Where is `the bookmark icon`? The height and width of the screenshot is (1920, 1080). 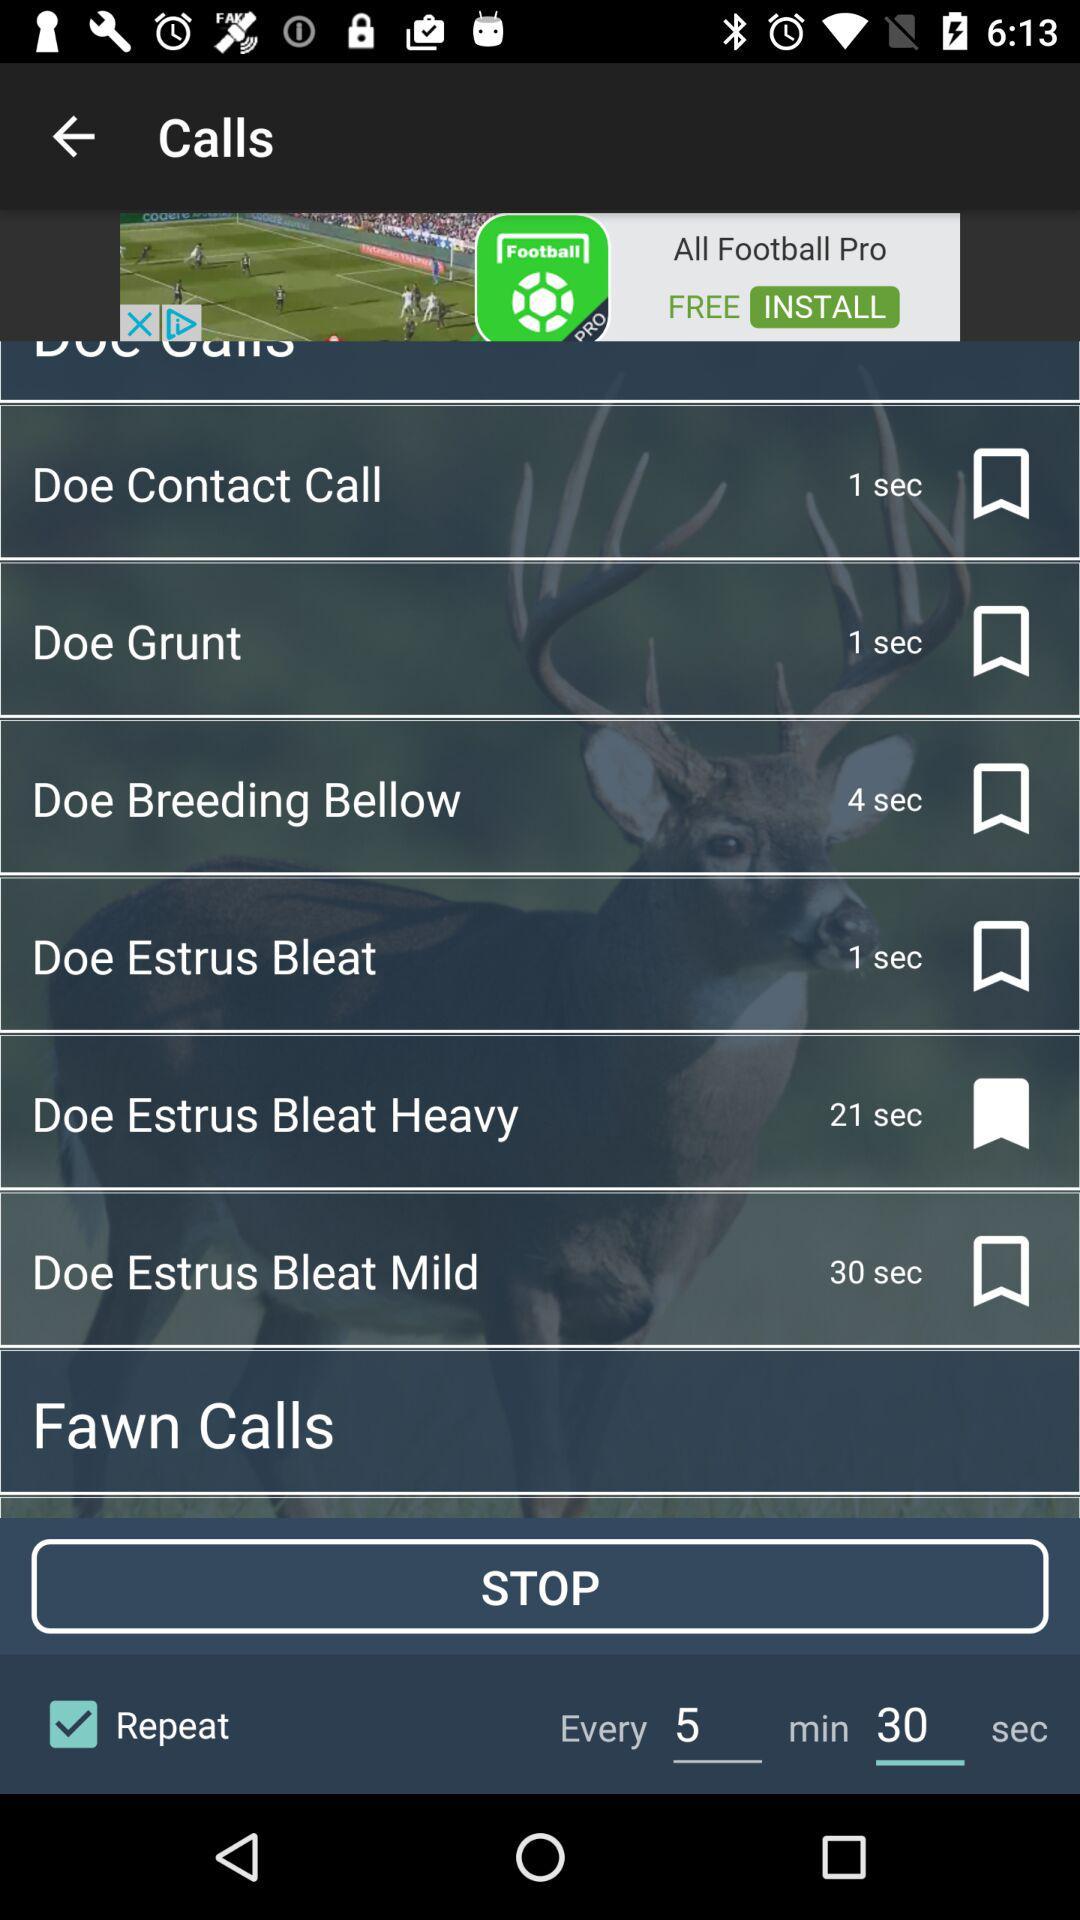
the bookmark icon is located at coordinates (984, 1112).